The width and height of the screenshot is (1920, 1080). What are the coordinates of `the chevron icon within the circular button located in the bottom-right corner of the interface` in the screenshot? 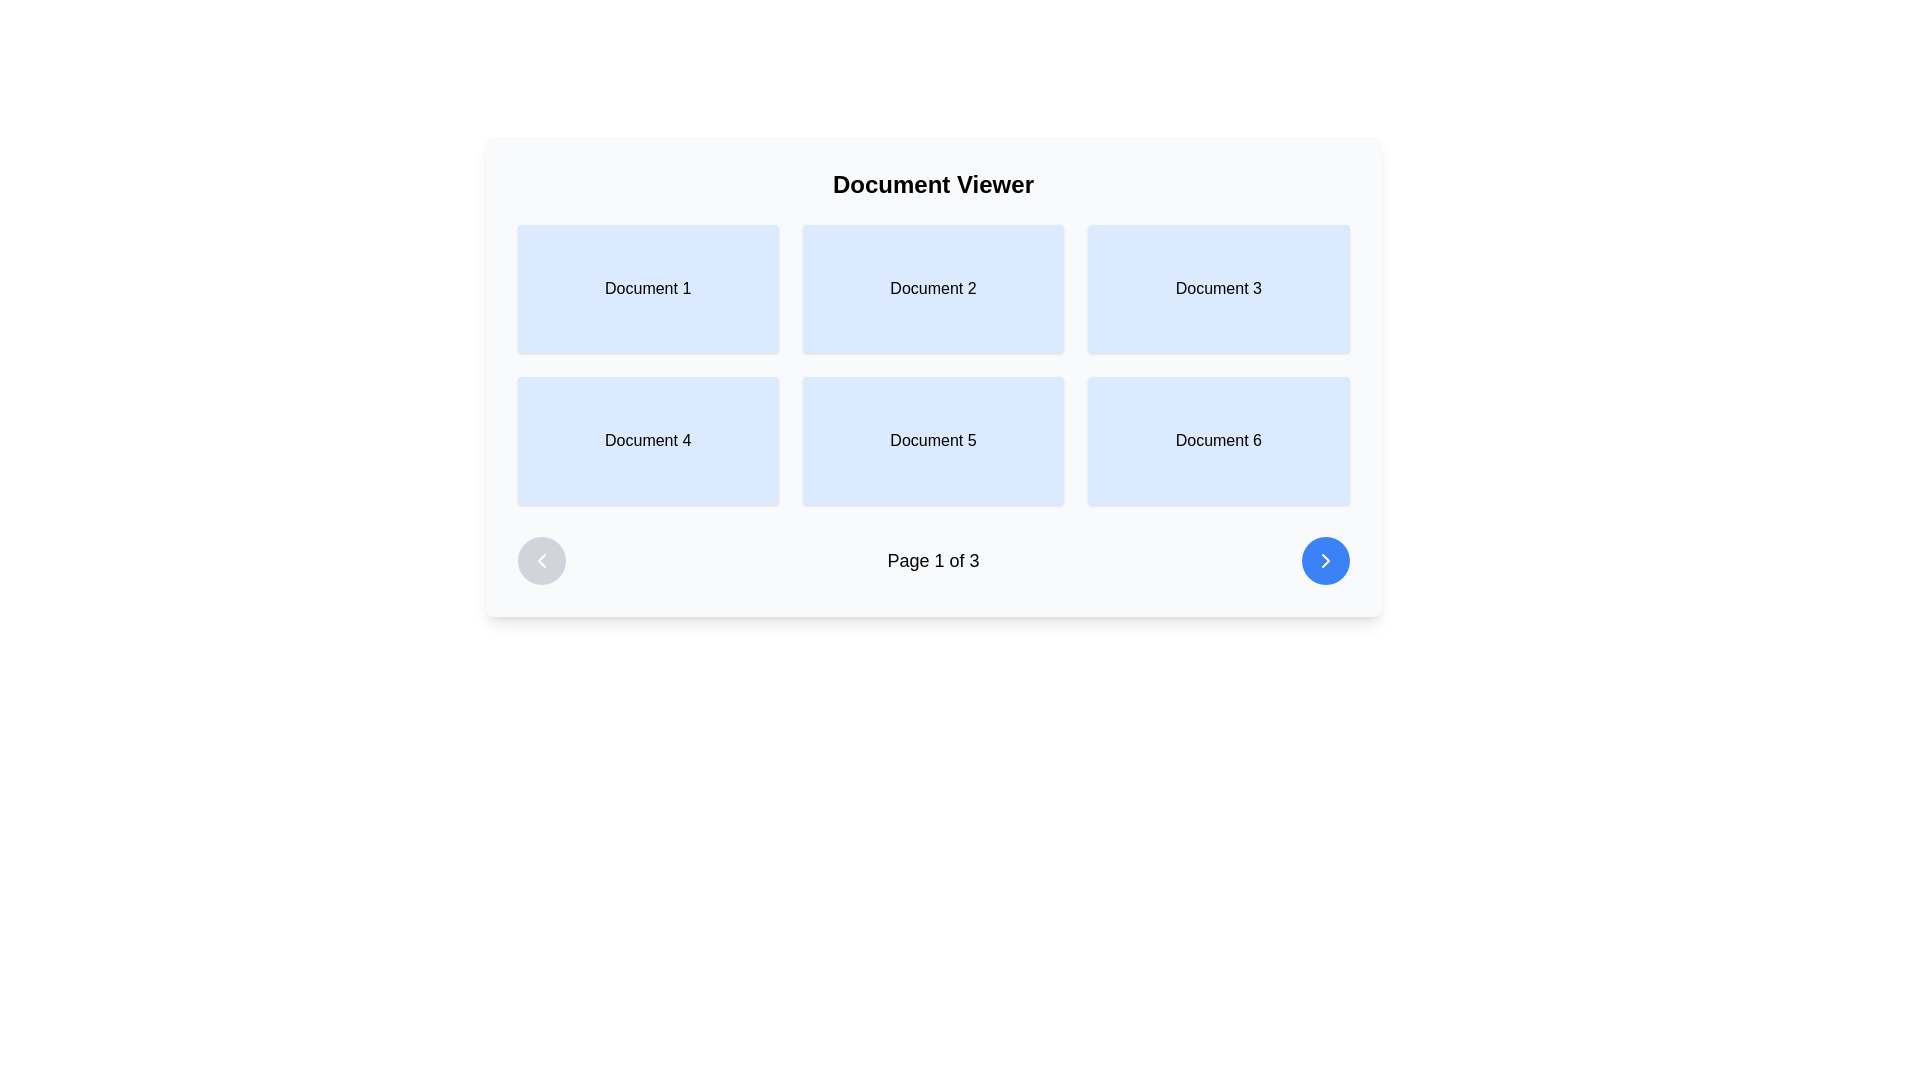 It's located at (1325, 560).